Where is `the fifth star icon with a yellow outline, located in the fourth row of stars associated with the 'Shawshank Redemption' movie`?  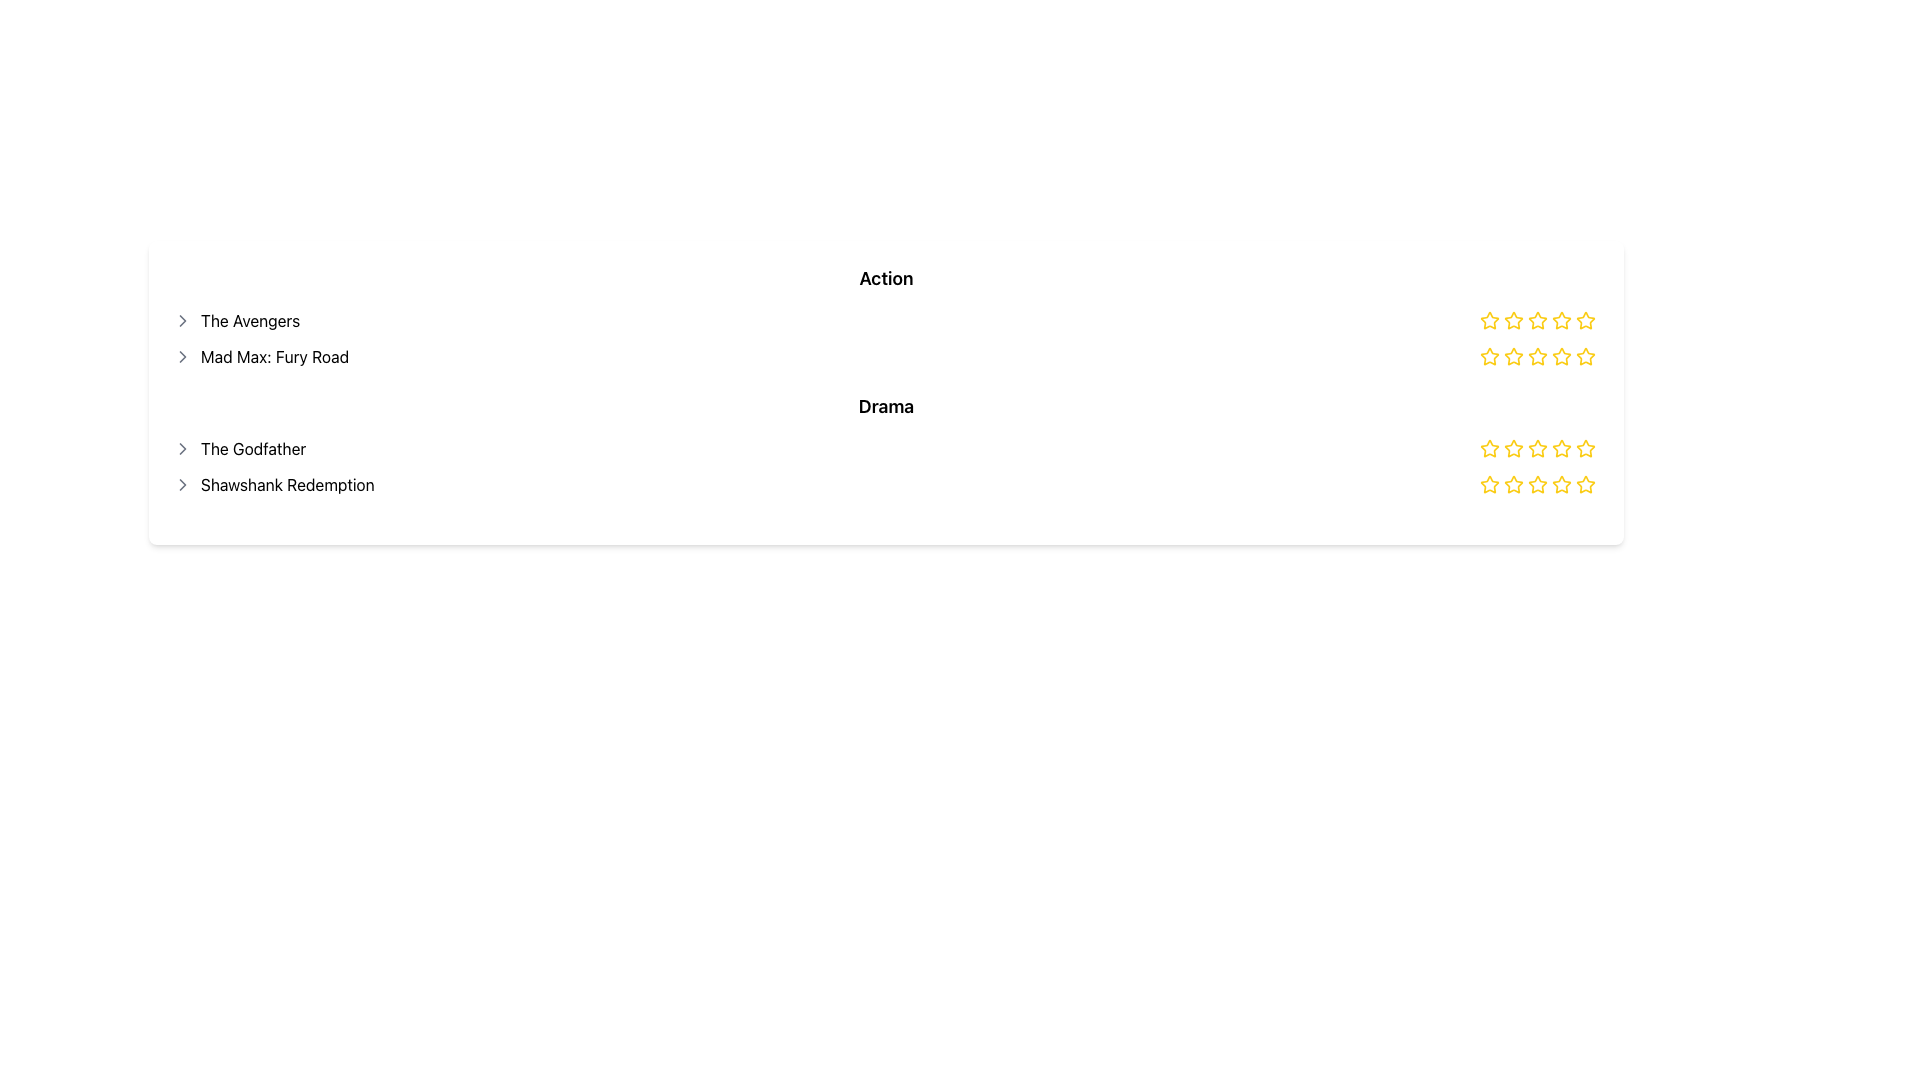 the fifth star icon with a yellow outline, located in the fourth row of stars associated with the 'Shawshank Redemption' movie is located at coordinates (1560, 485).